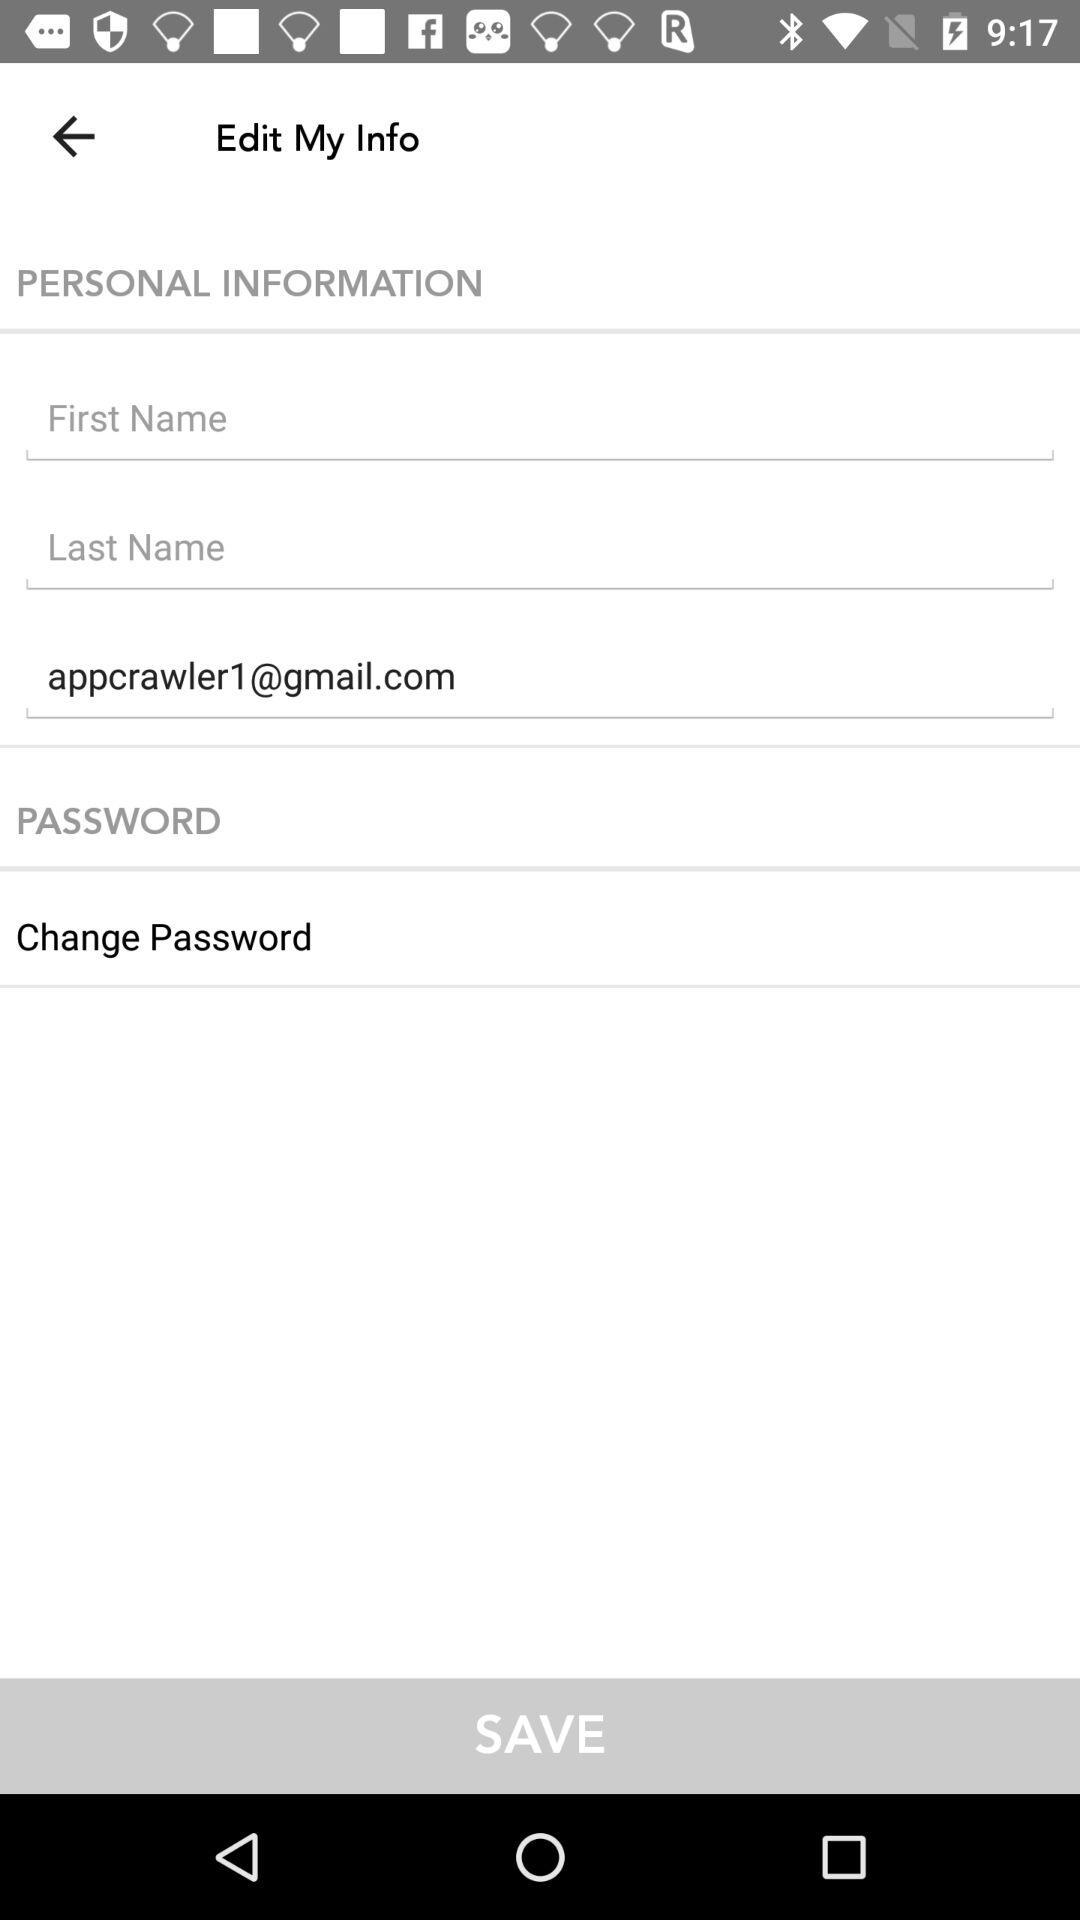  What do you see at coordinates (540, 1735) in the screenshot?
I see `save icon` at bounding box center [540, 1735].